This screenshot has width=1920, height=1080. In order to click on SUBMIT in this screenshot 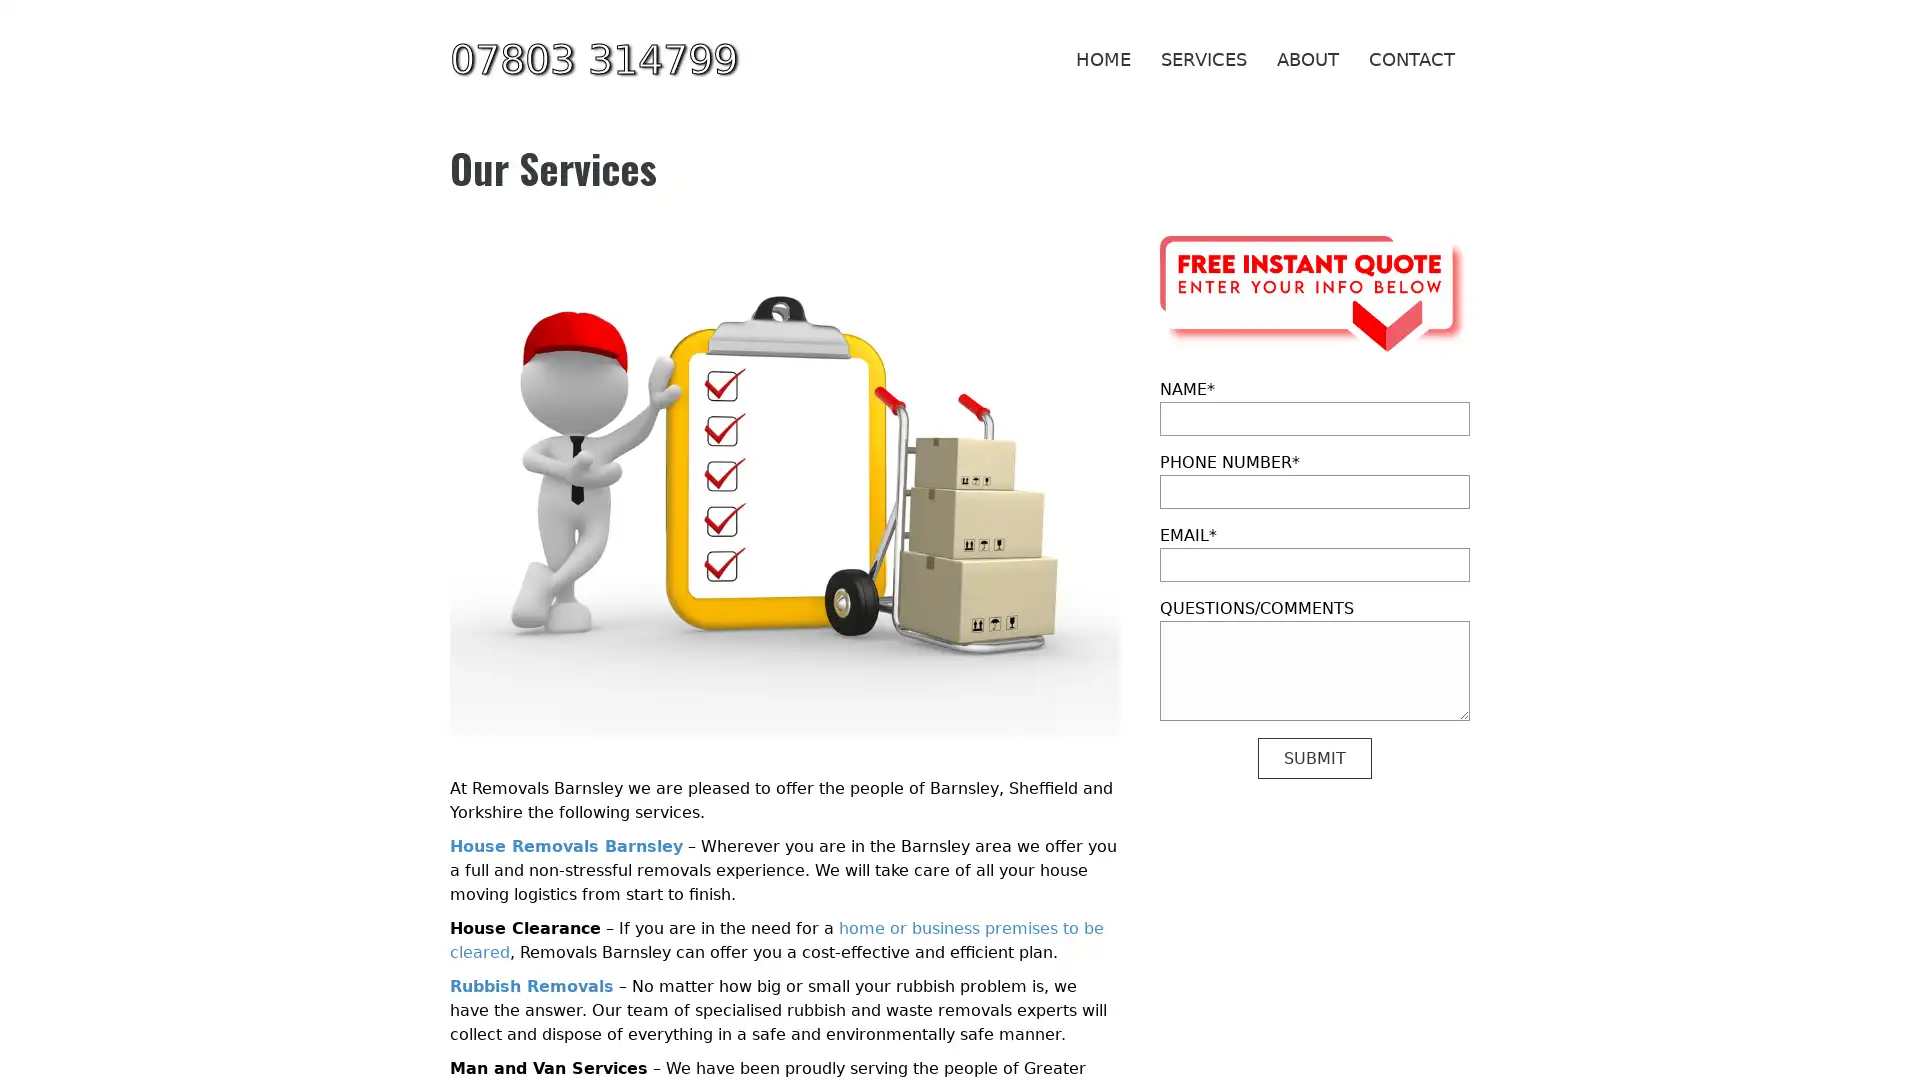, I will do `click(1314, 758)`.